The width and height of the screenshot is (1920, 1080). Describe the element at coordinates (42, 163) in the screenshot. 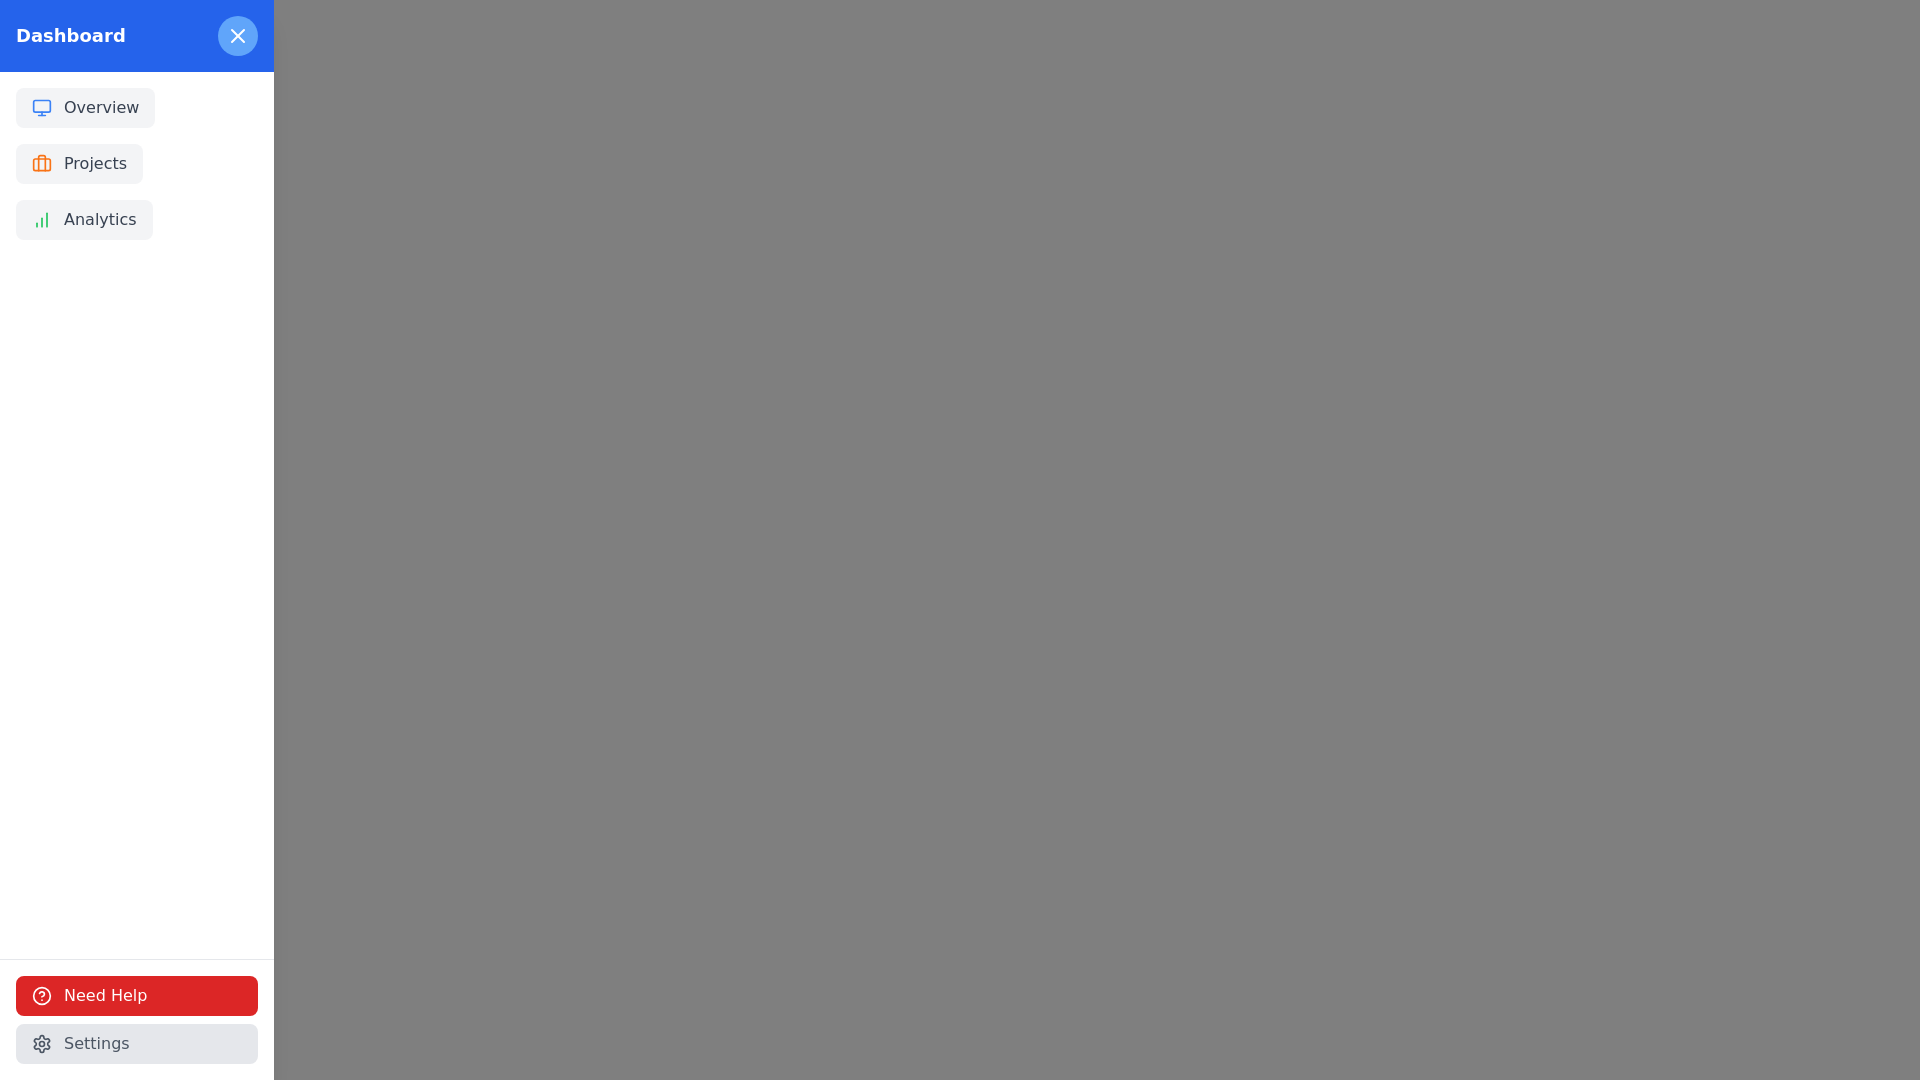

I see `the orange briefcase icon located to the left of the 'Projects' text` at that location.